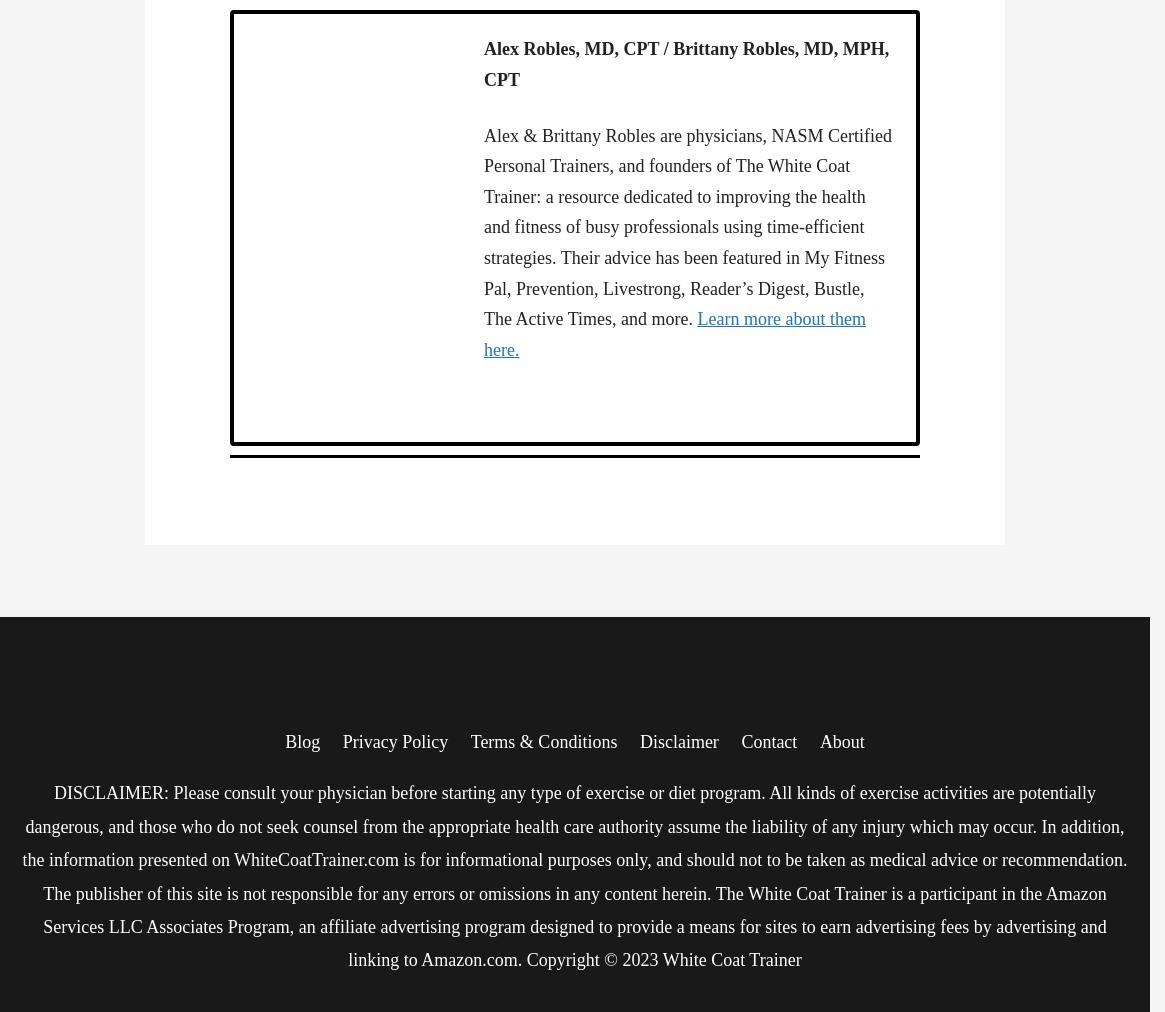  Describe the element at coordinates (678, 740) in the screenshot. I see `'Disclaimer'` at that location.